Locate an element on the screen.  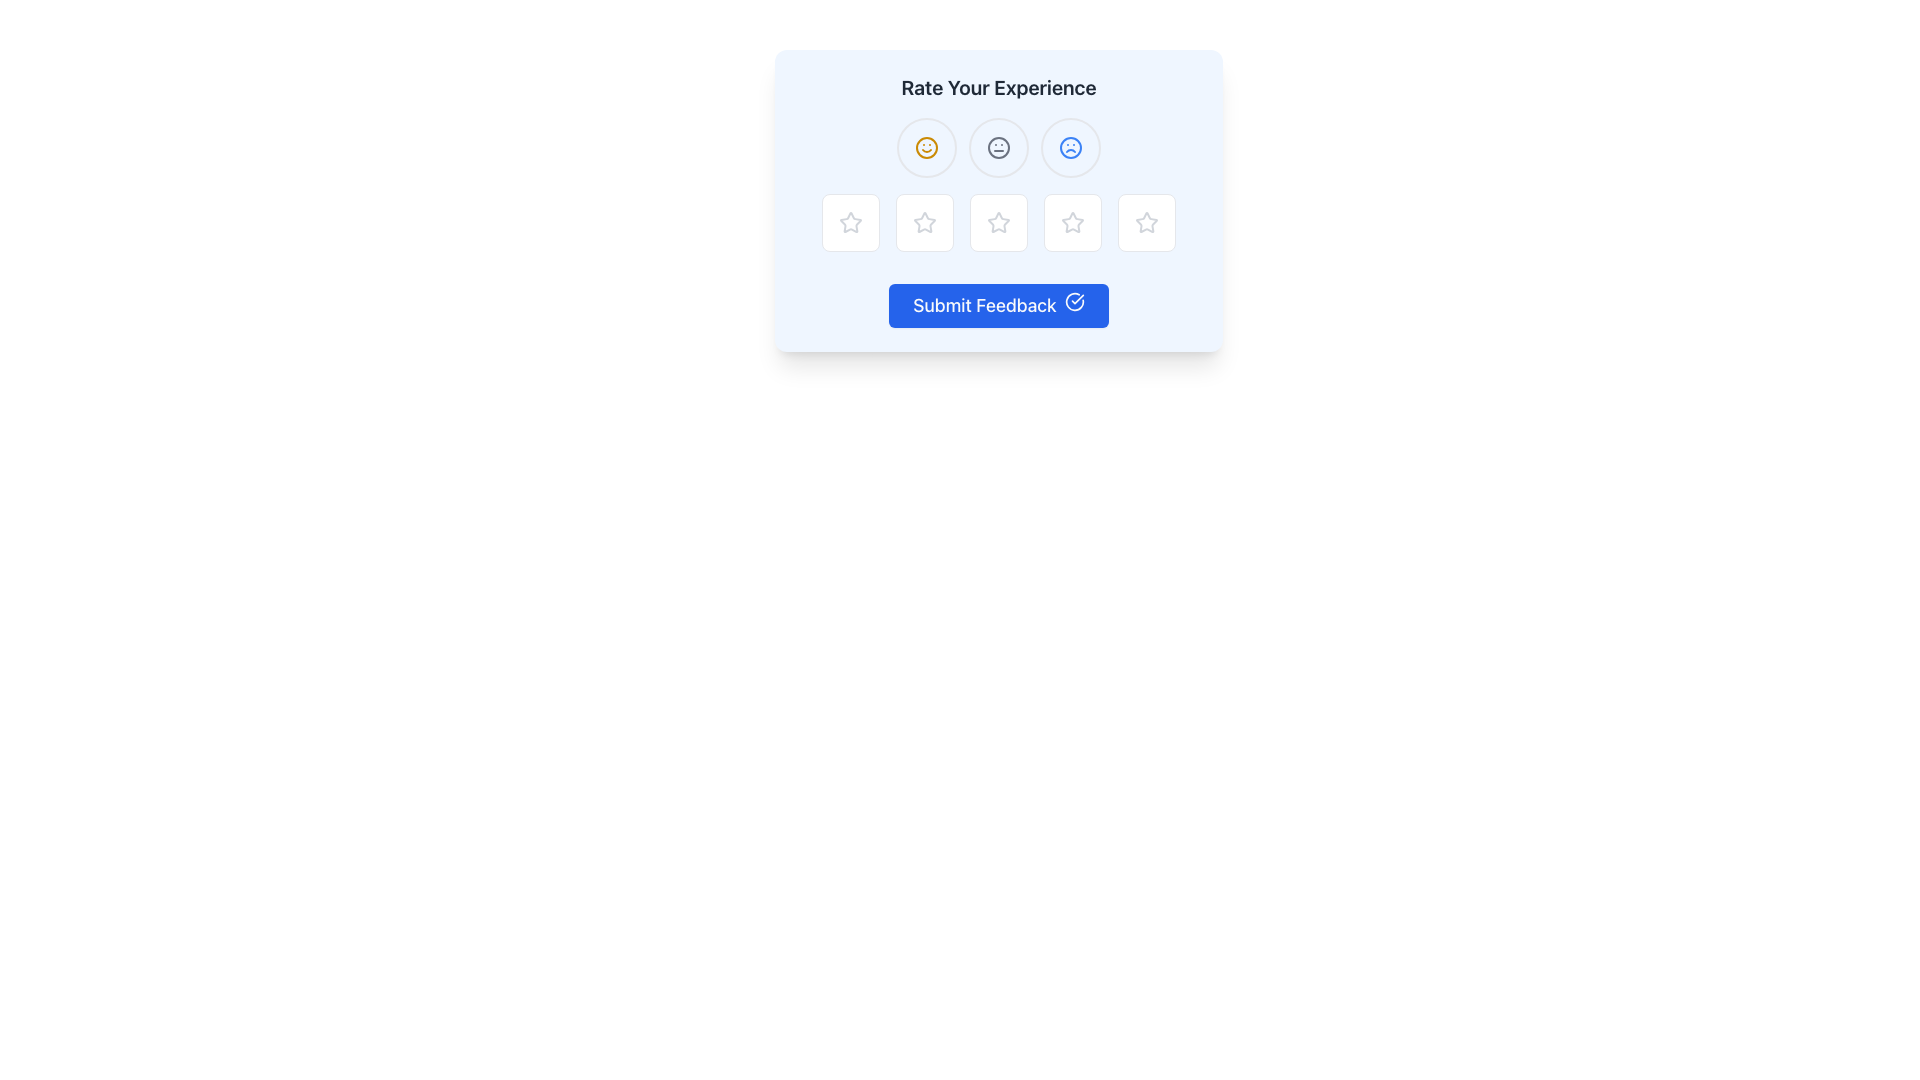
the circular button with a neutral face icon, which is the second button in a row of three is located at coordinates (998, 146).